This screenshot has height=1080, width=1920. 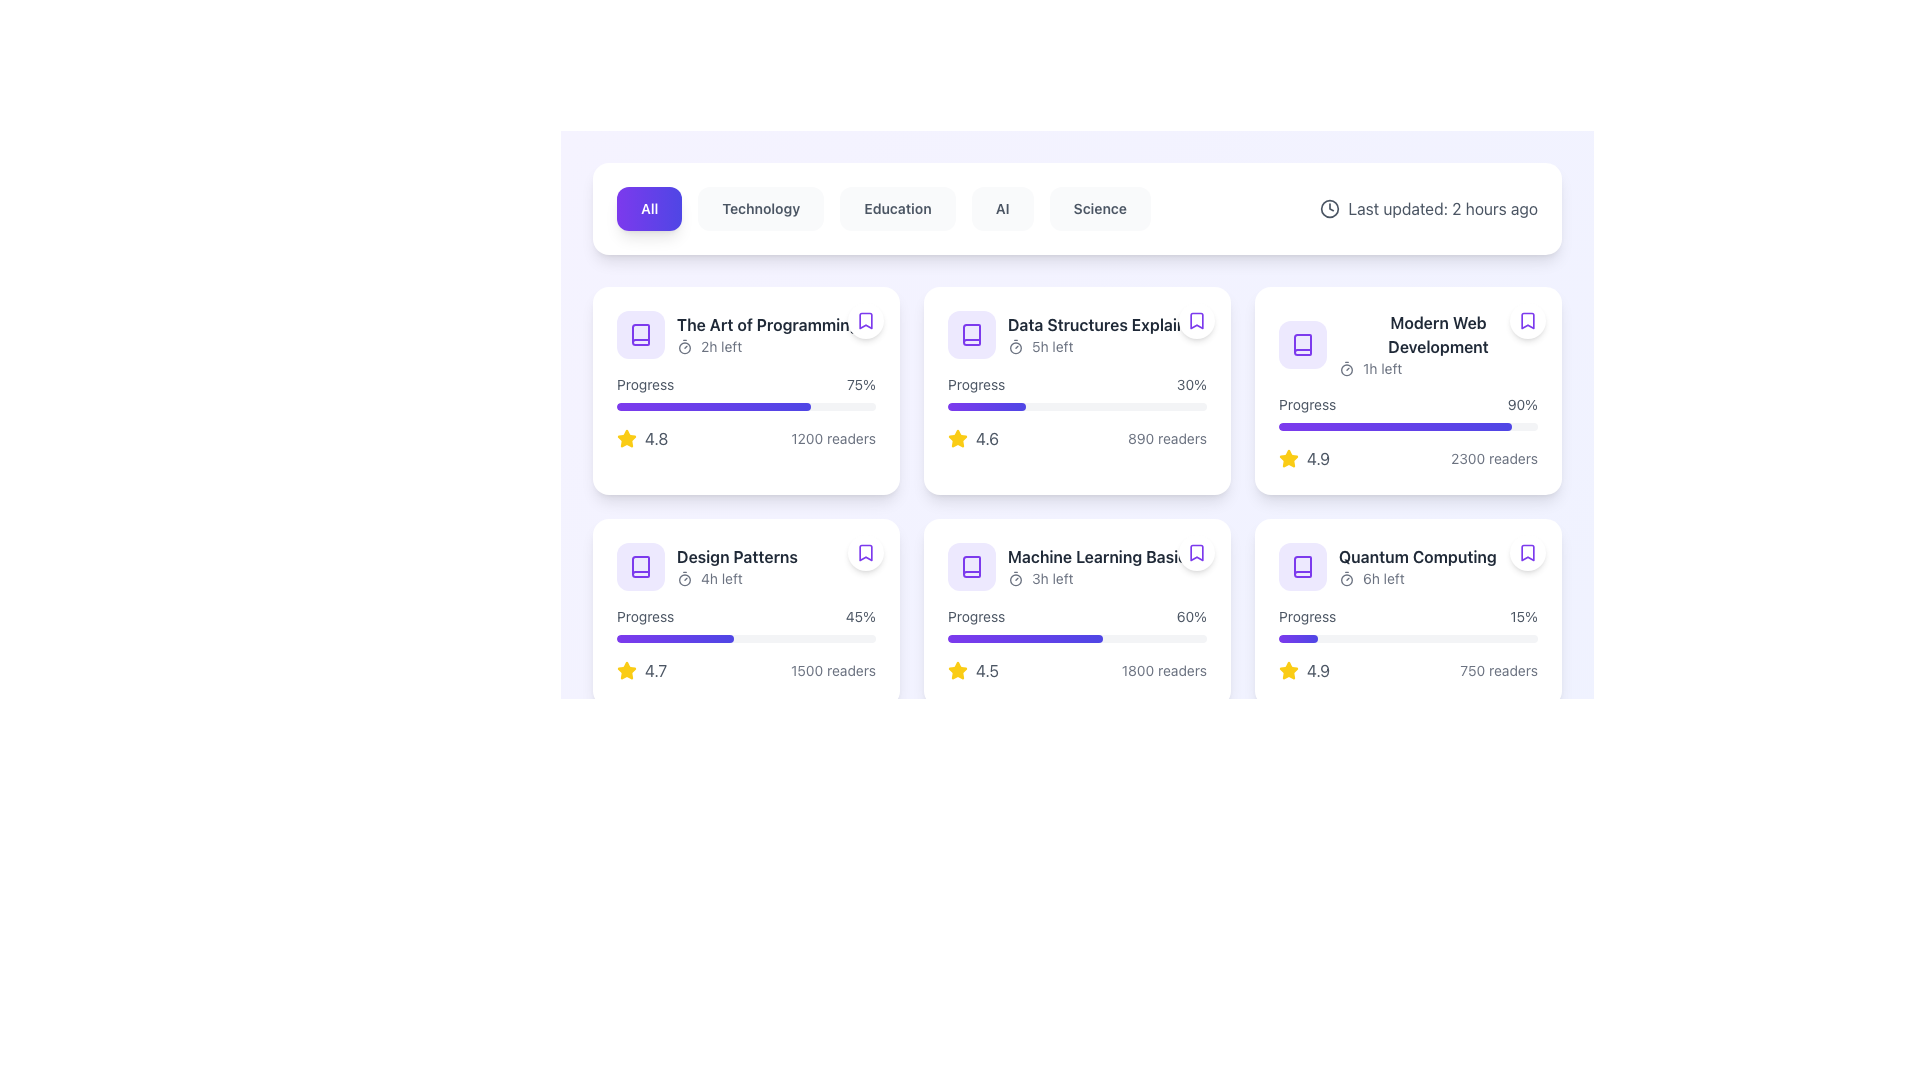 What do you see at coordinates (1499, 671) in the screenshot?
I see `the '750 readers' text label located at the bottom right of the 'Quantum Computing' card, following the star rating indicator, despite it not being indicated as interactive` at bounding box center [1499, 671].